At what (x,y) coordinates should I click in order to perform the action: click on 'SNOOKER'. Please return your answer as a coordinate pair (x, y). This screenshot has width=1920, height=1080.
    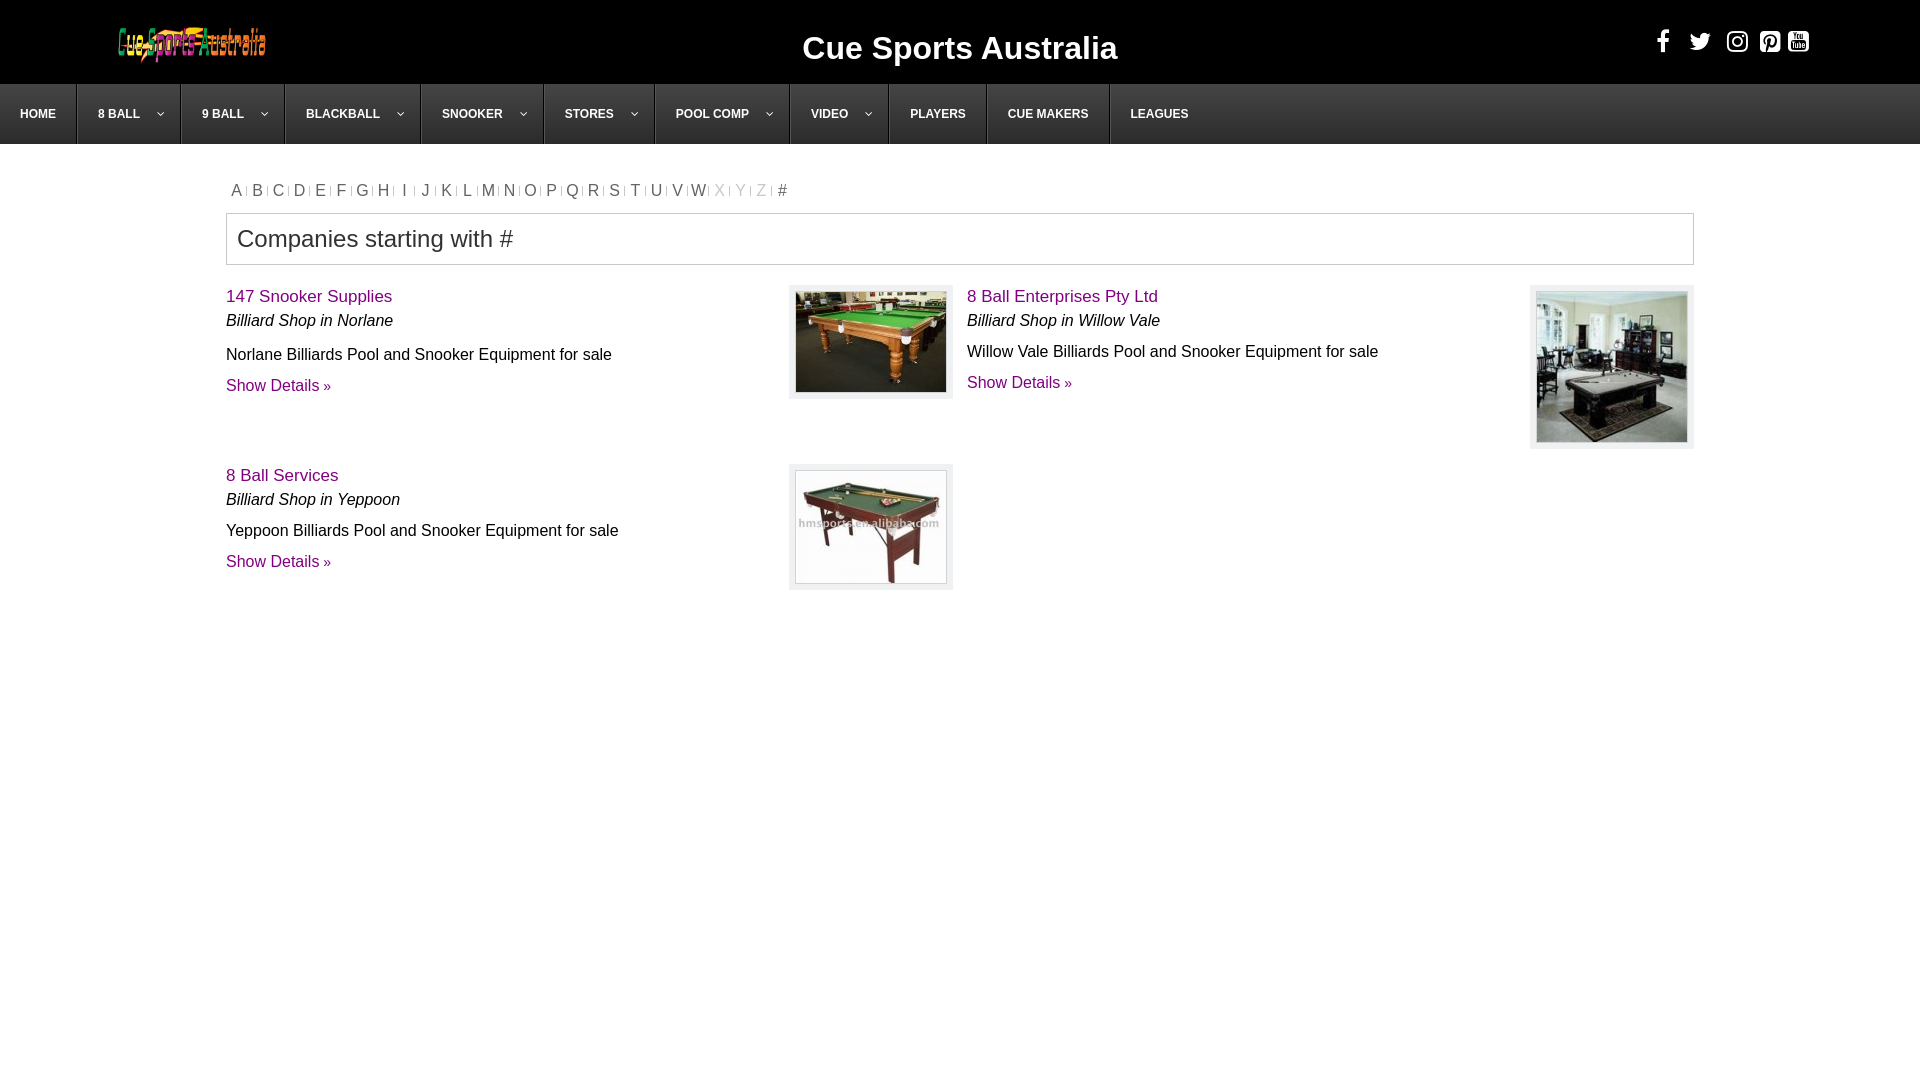
    Looking at the image, I should click on (482, 114).